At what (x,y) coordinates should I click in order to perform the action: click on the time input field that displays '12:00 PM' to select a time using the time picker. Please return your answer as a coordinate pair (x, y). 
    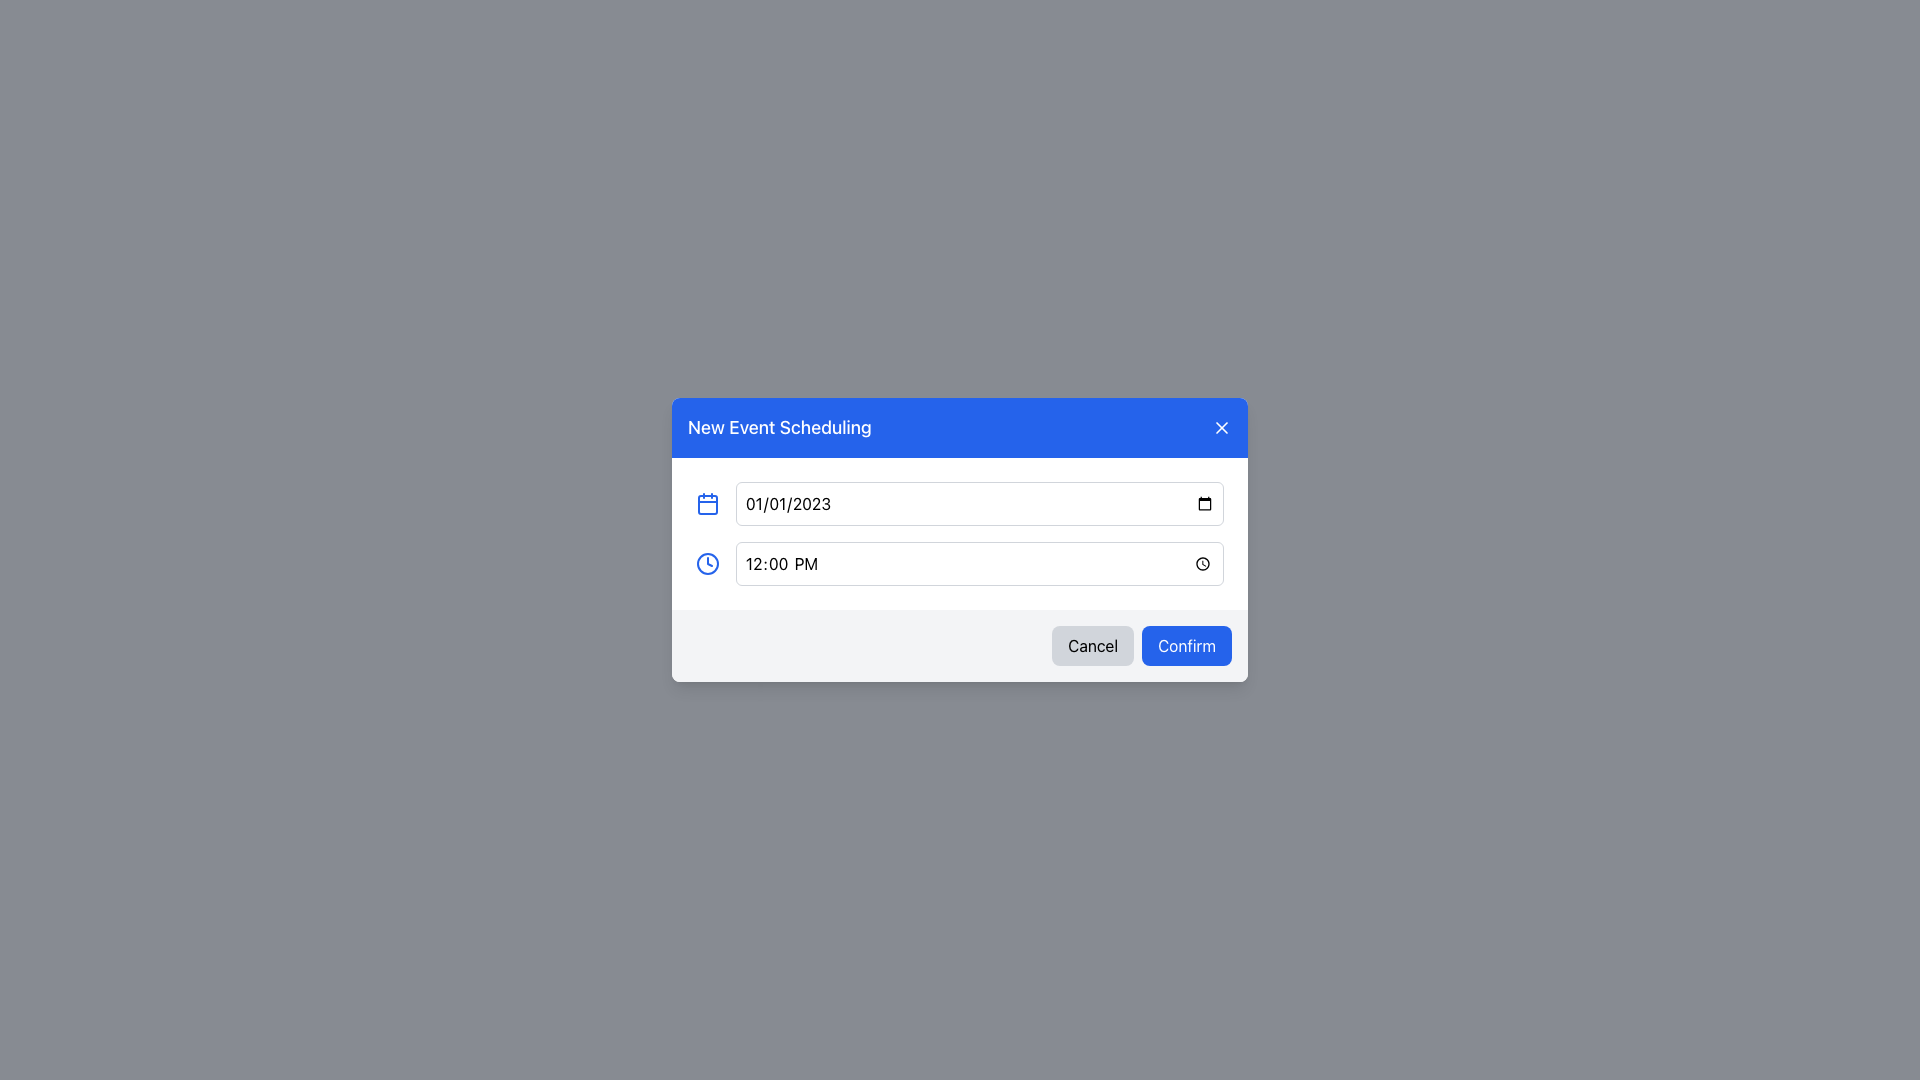
    Looking at the image, I should click on (979, 563).